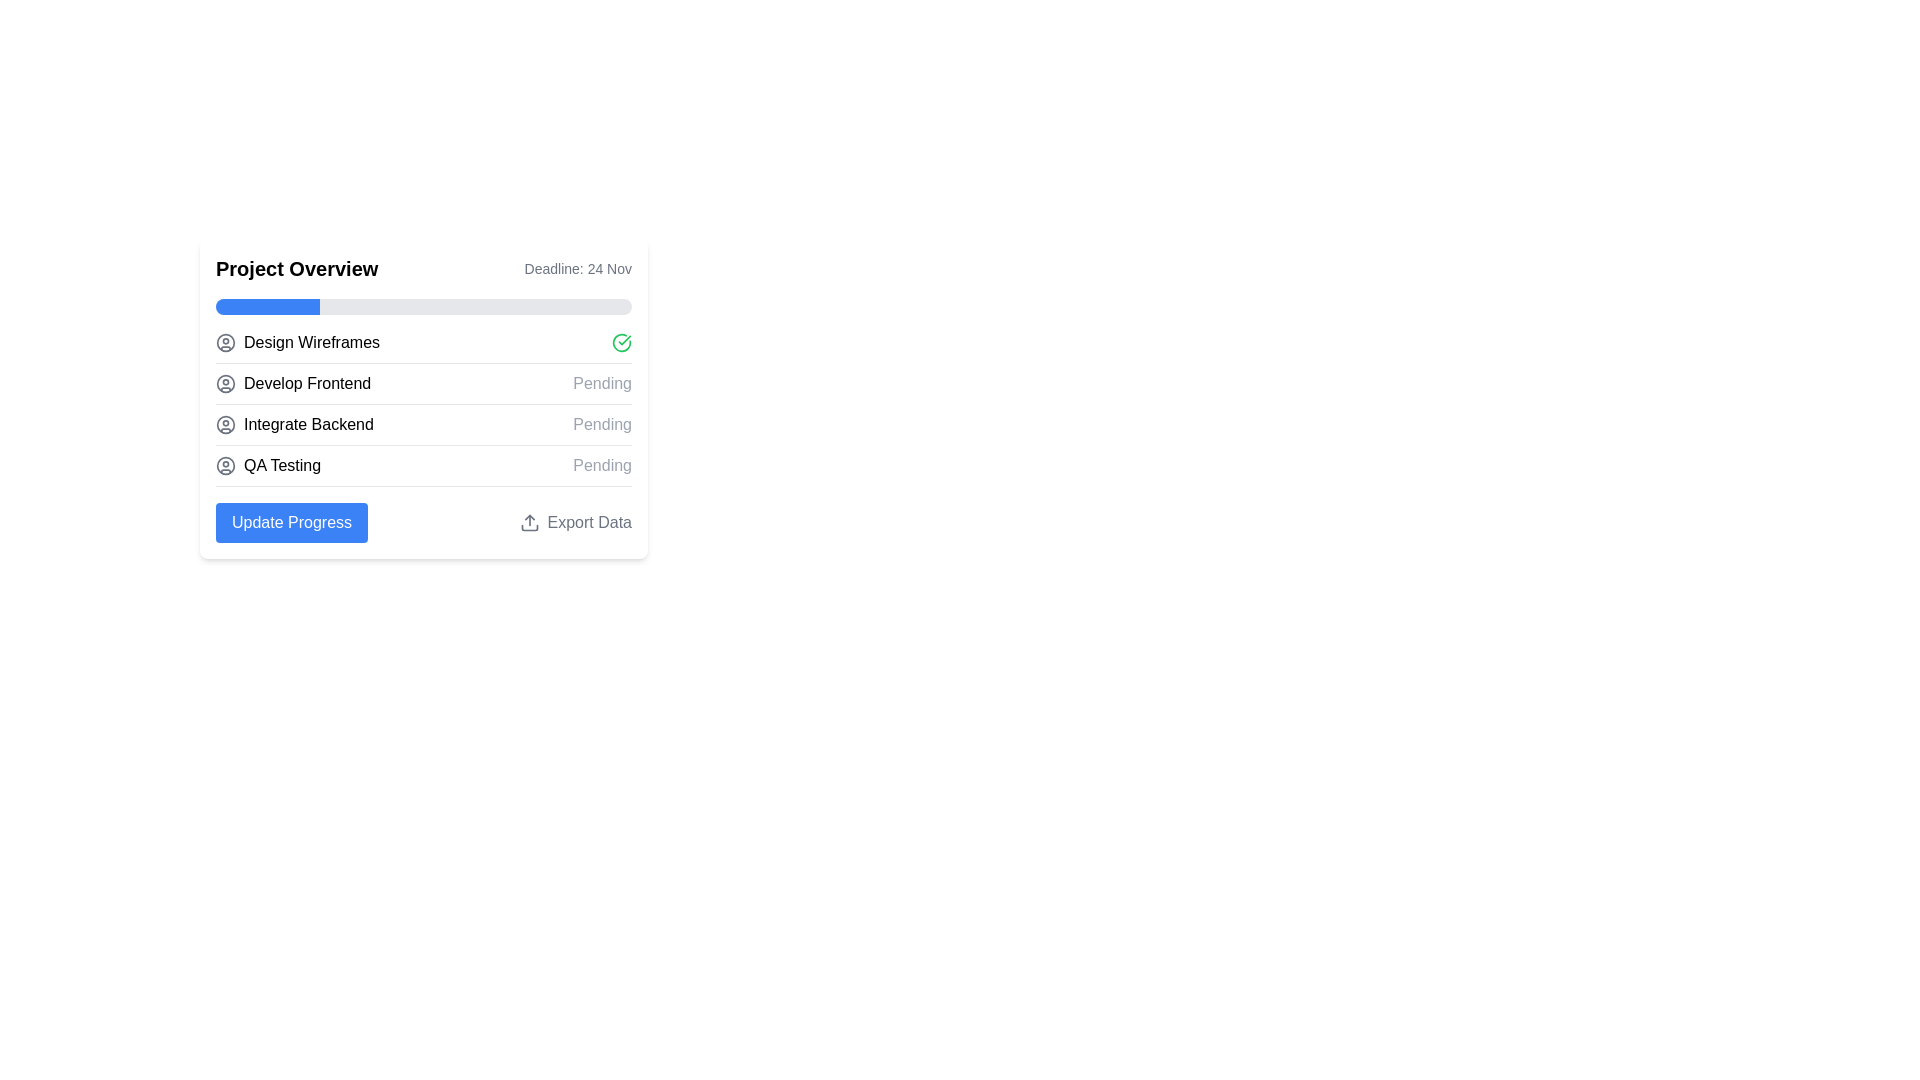 The image size is (1920, 1080). Describe the element at coordinates (267, 466) in the screenshot. I see `the 'QA Testing' text label with icon, which is the fourth item in the 'Project Overview' section, located towards the lower middle of the section` at that location.